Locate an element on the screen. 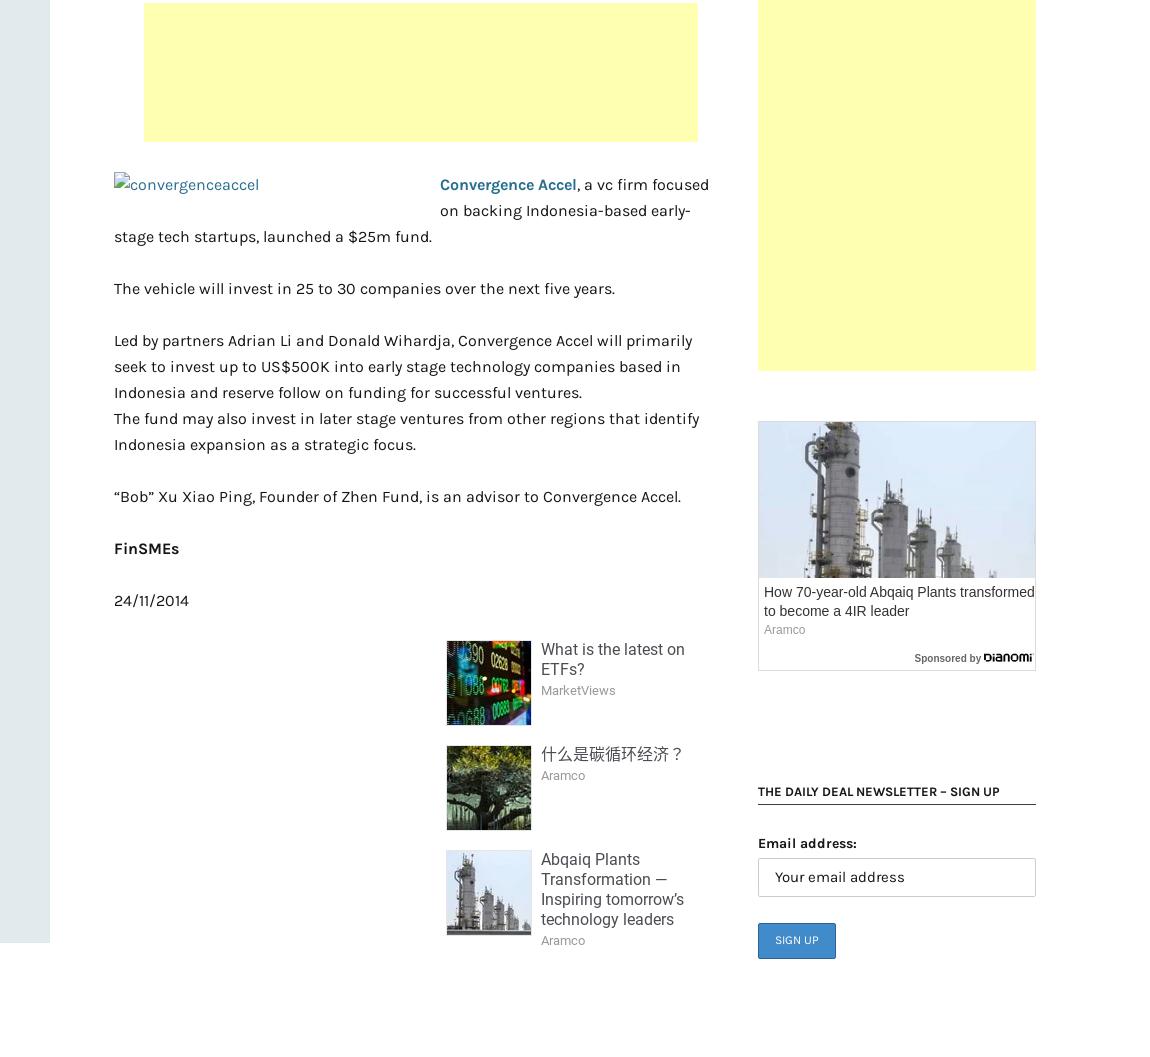  '24/11/2014' is located at coordinates (150, 599).